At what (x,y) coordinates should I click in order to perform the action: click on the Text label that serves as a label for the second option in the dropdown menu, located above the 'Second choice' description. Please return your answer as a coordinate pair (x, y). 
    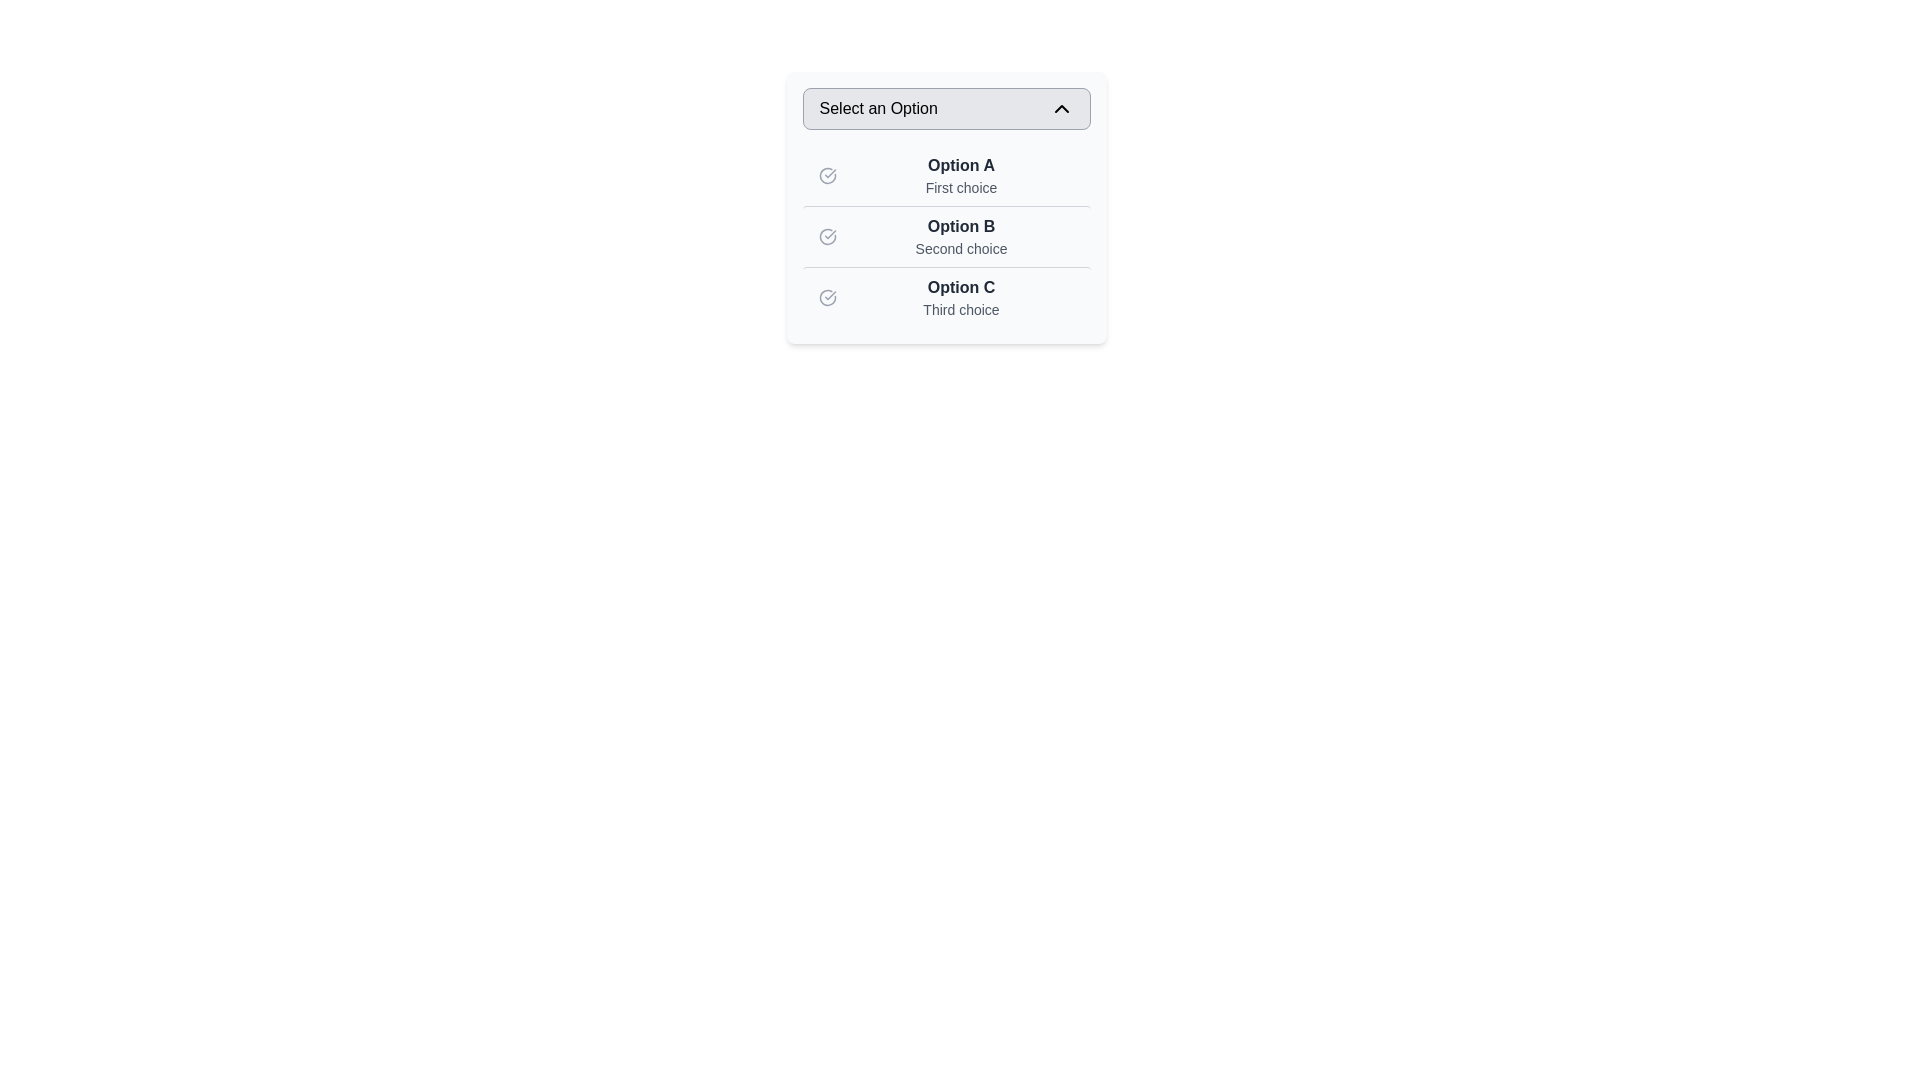
    Looking at the image, I should click on (961, 226).